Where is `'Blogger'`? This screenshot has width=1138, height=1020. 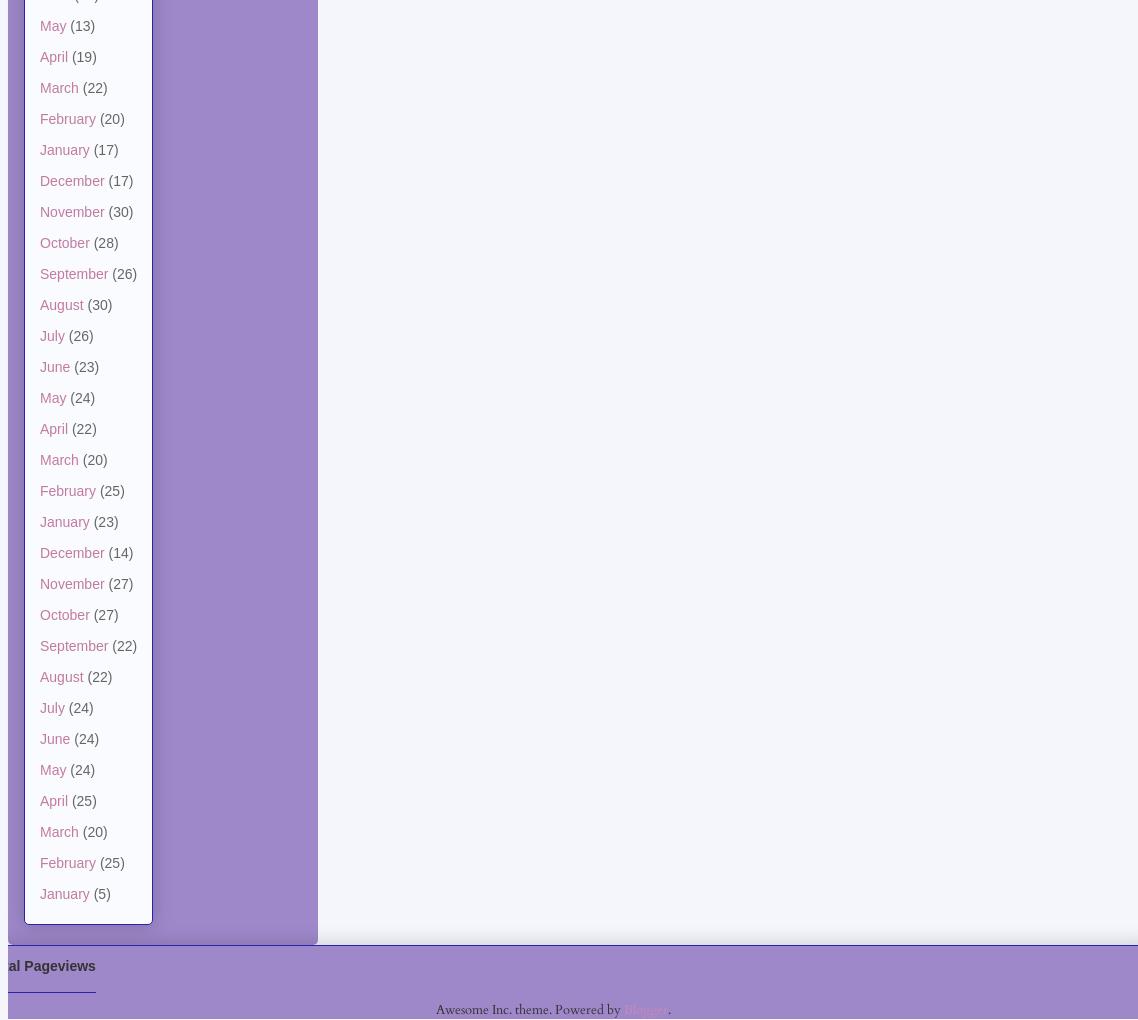 'Blogger' is located at coordinates (644, 1008).